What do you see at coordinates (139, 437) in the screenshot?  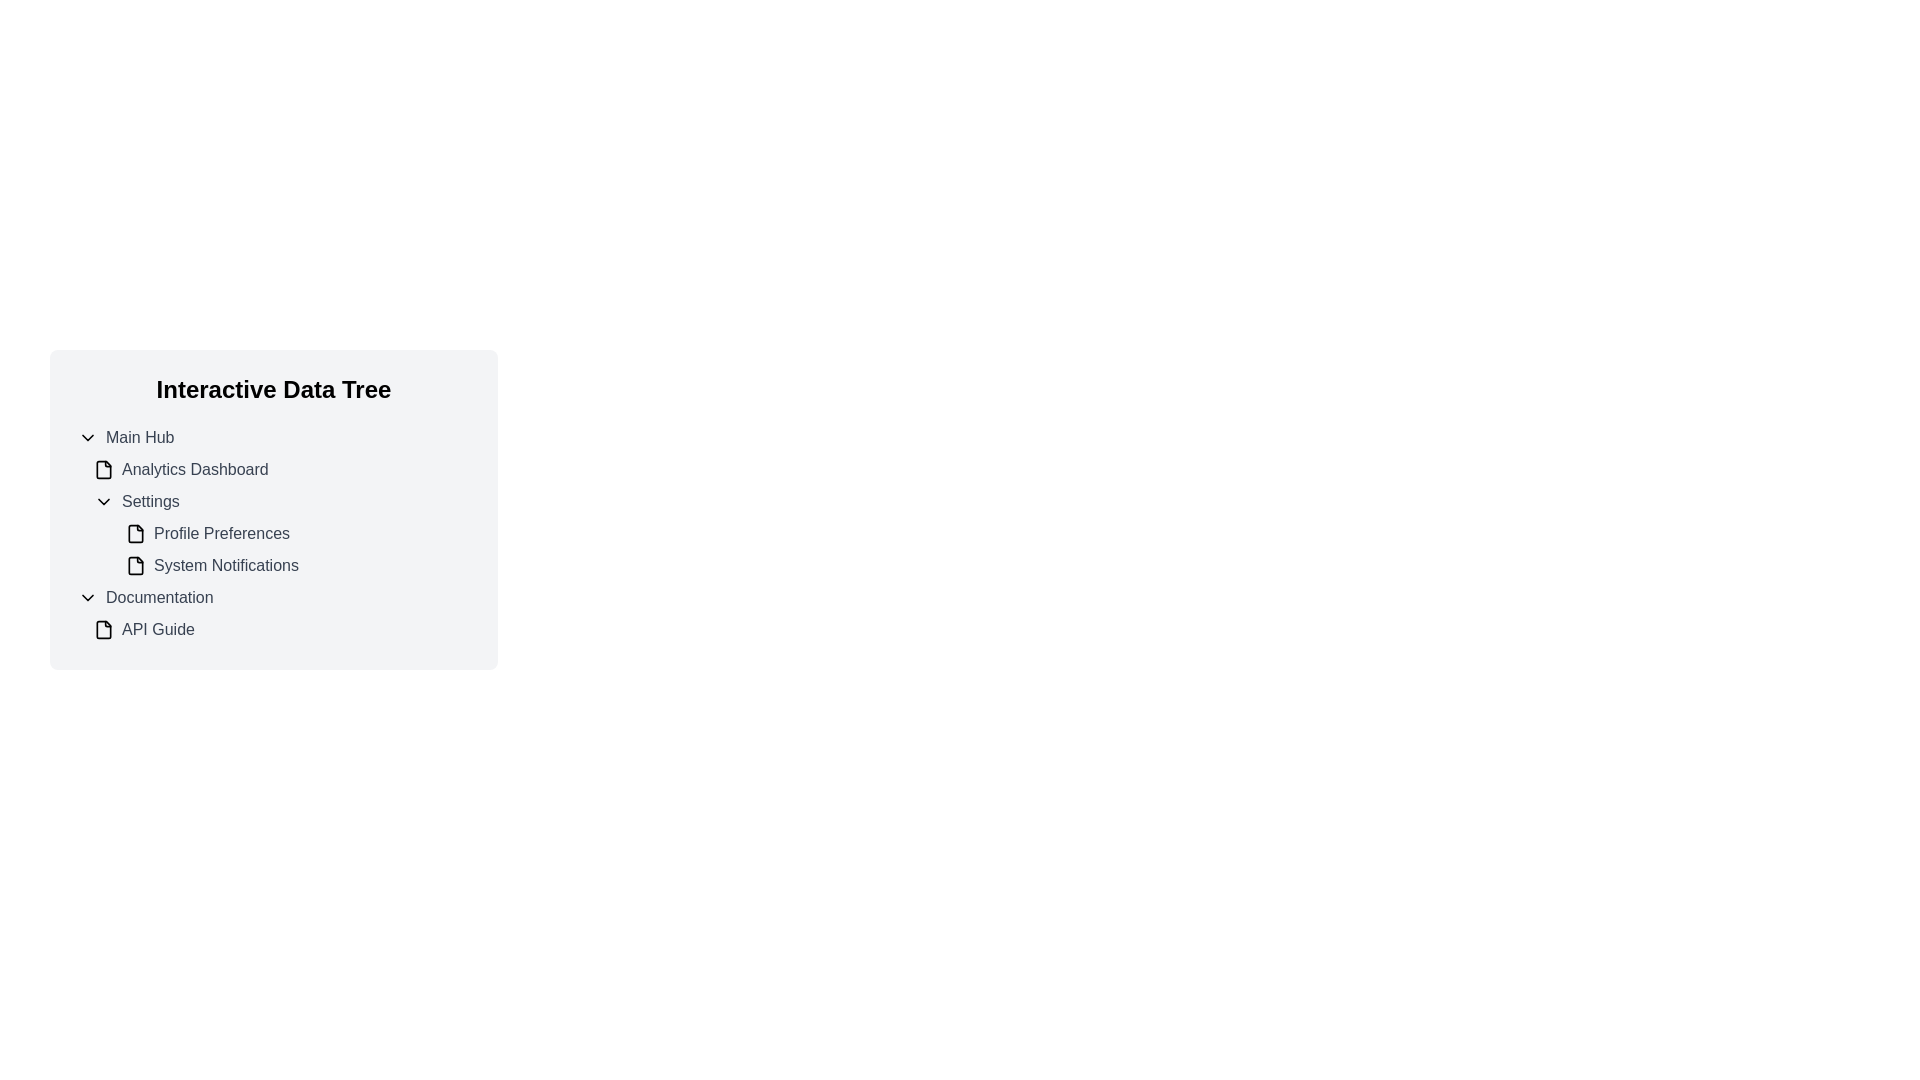 I see `the 'Main Hub' text label` at bounding box center [139, 437].